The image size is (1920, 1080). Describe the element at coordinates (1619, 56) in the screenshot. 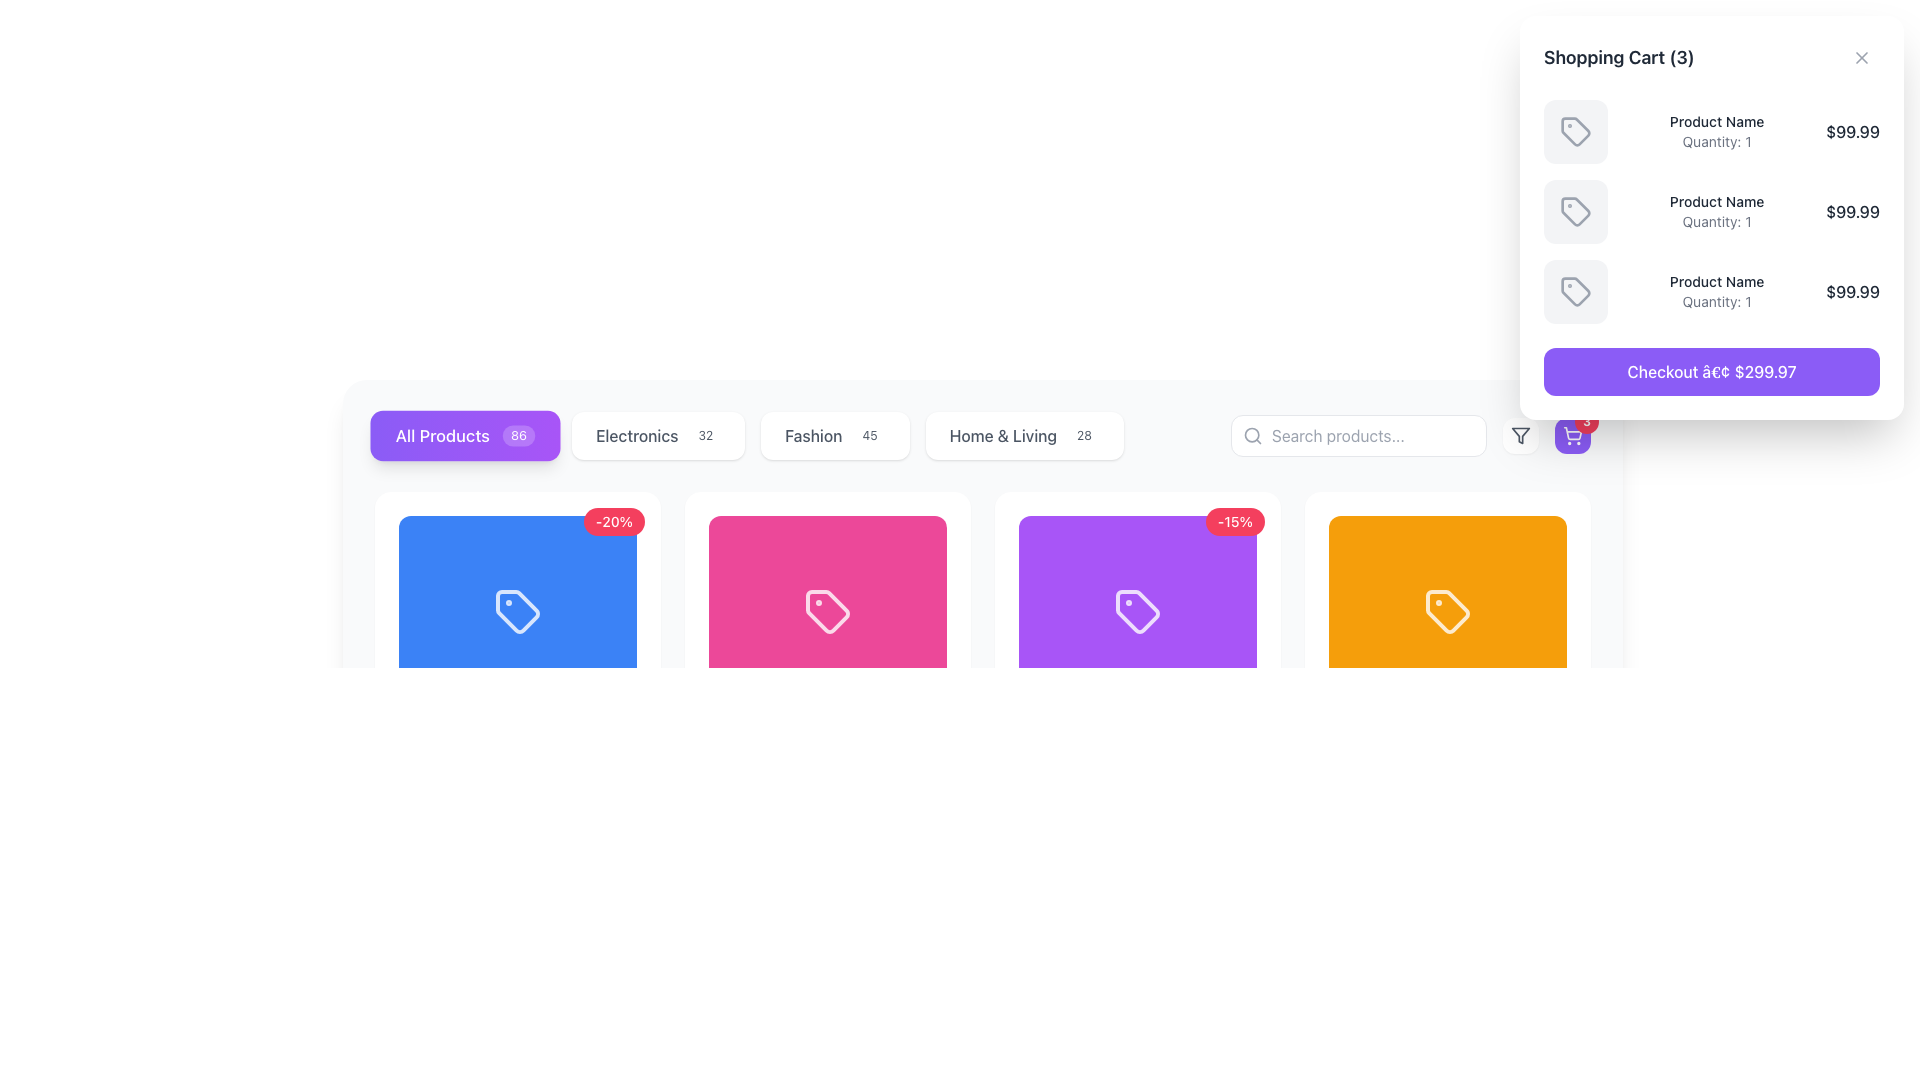

I see `the text label displaying 'Shopping Cart (3)' which is styled in bold and dark gray, located at the top of the shopping cart details panel` at that location.